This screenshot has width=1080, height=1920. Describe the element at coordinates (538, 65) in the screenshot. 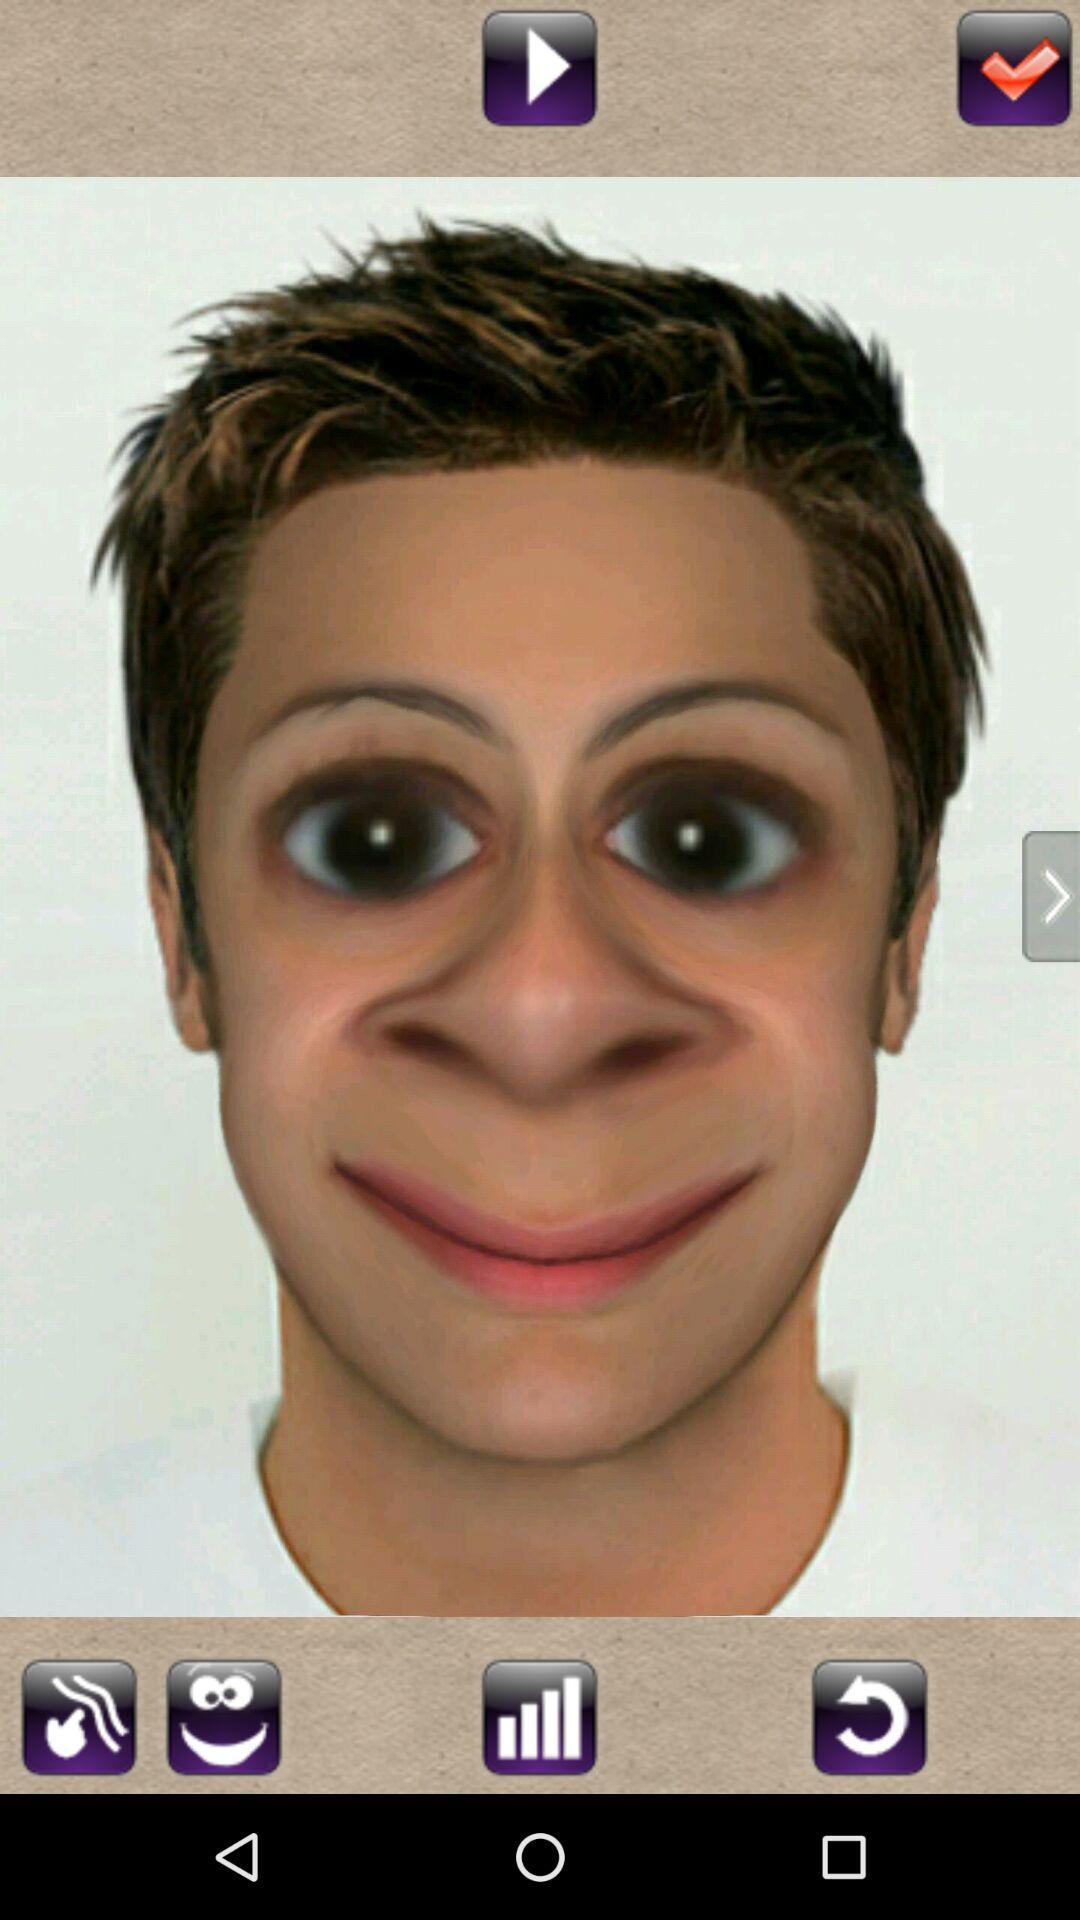

I see `presses play` at that location.